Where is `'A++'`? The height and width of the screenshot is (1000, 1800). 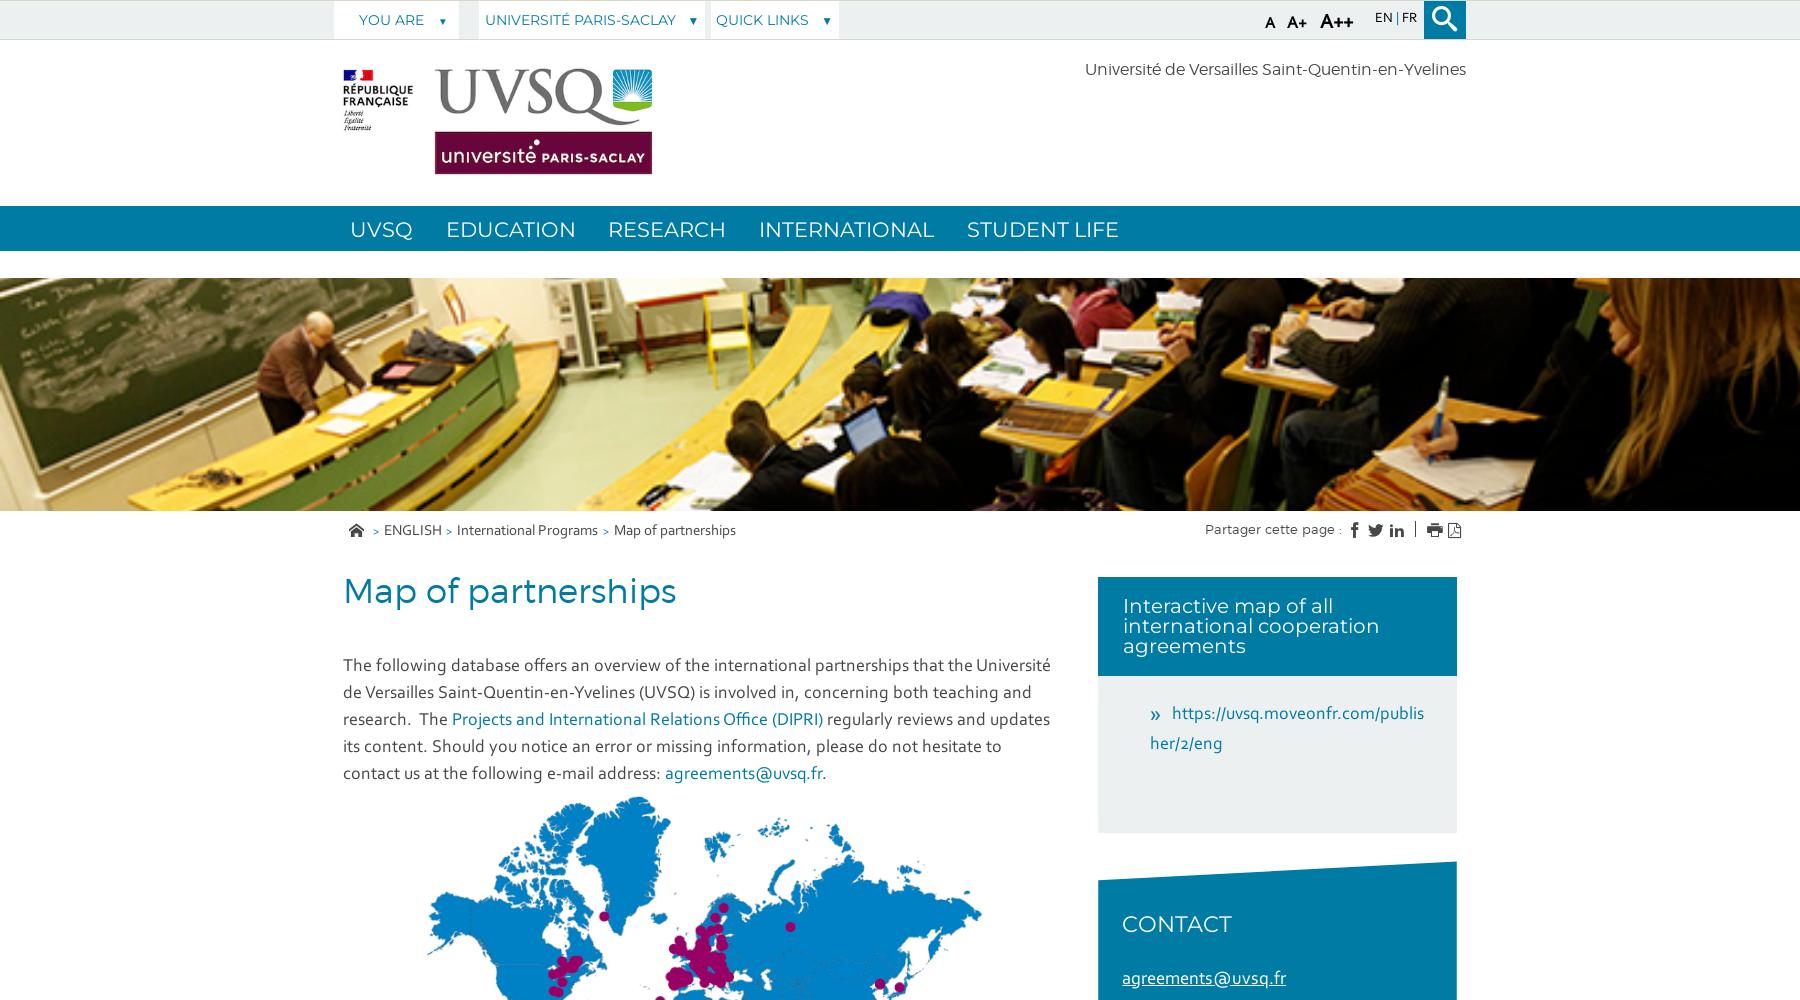
'A++' is located at coordinates (1335, 23).